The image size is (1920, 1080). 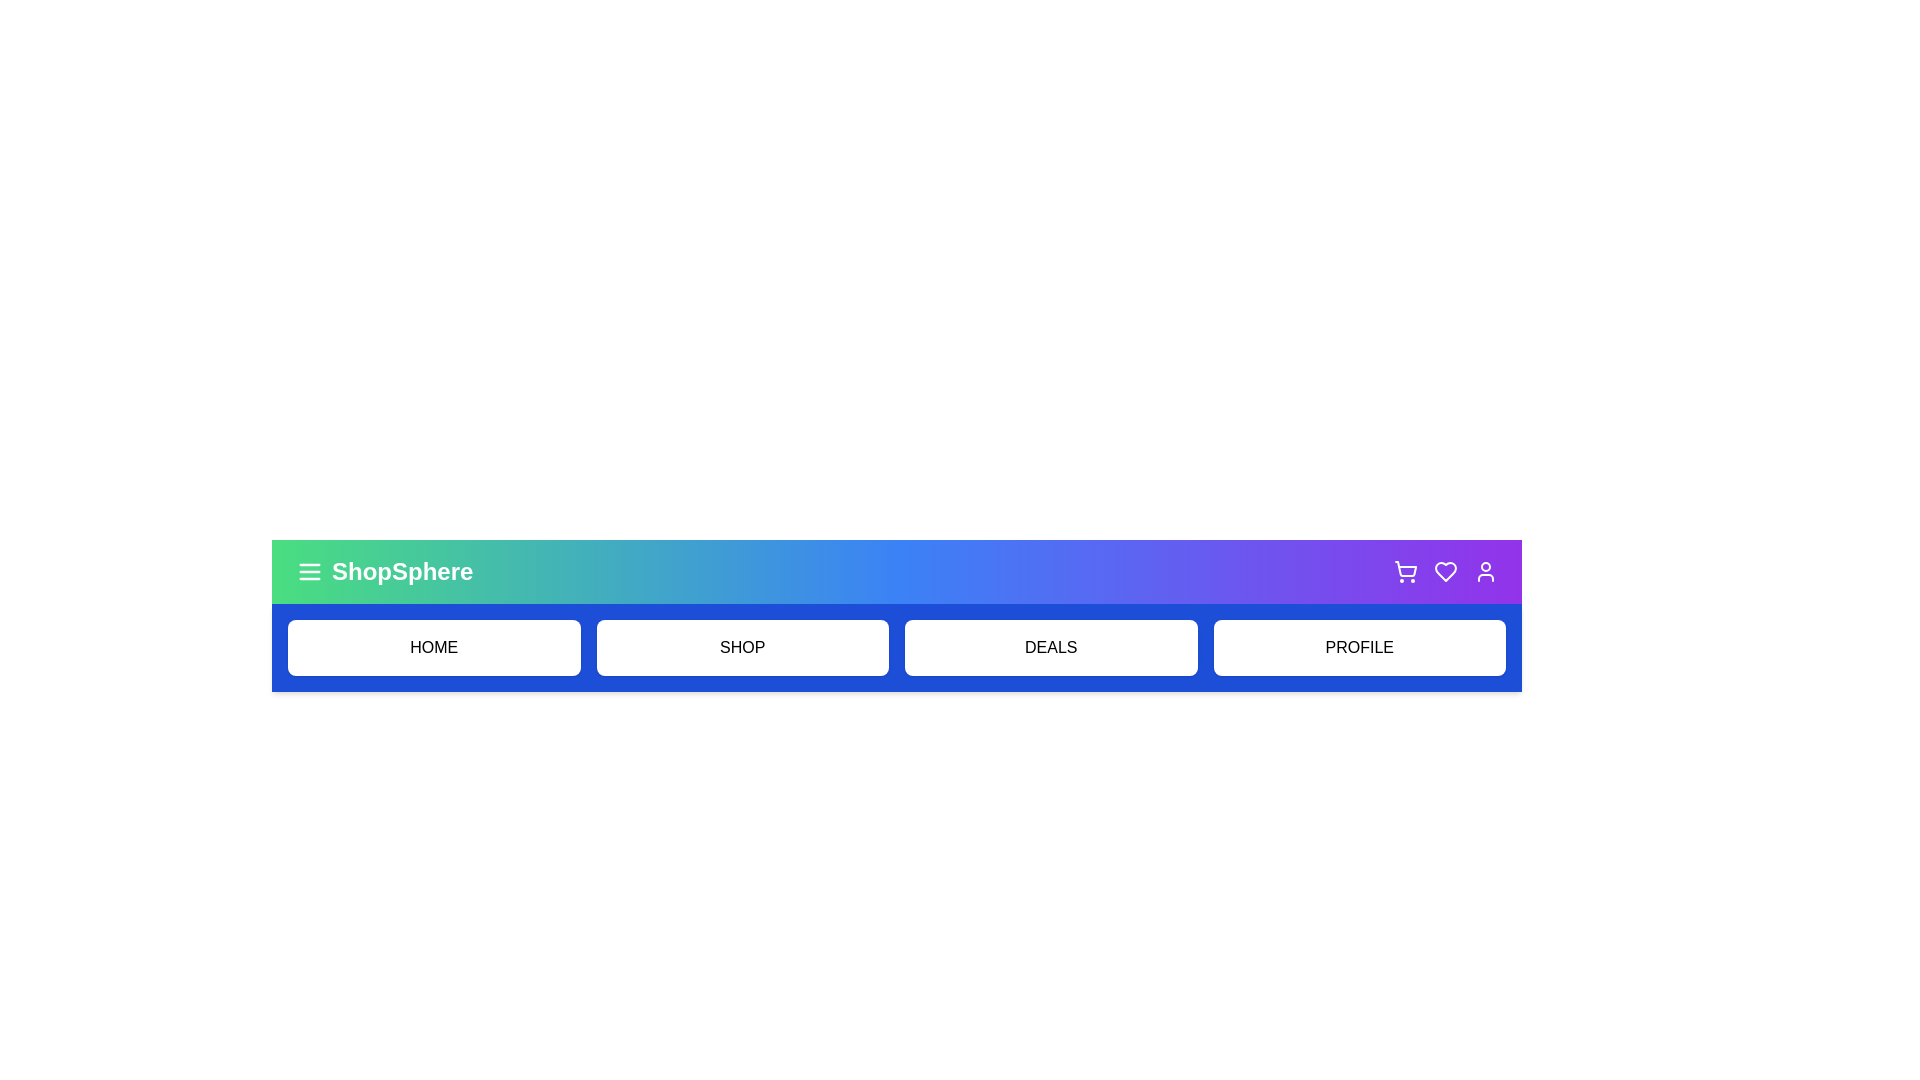 I want to click on the 'User' icon in the navigation bar, so click(x=1486, y=571).